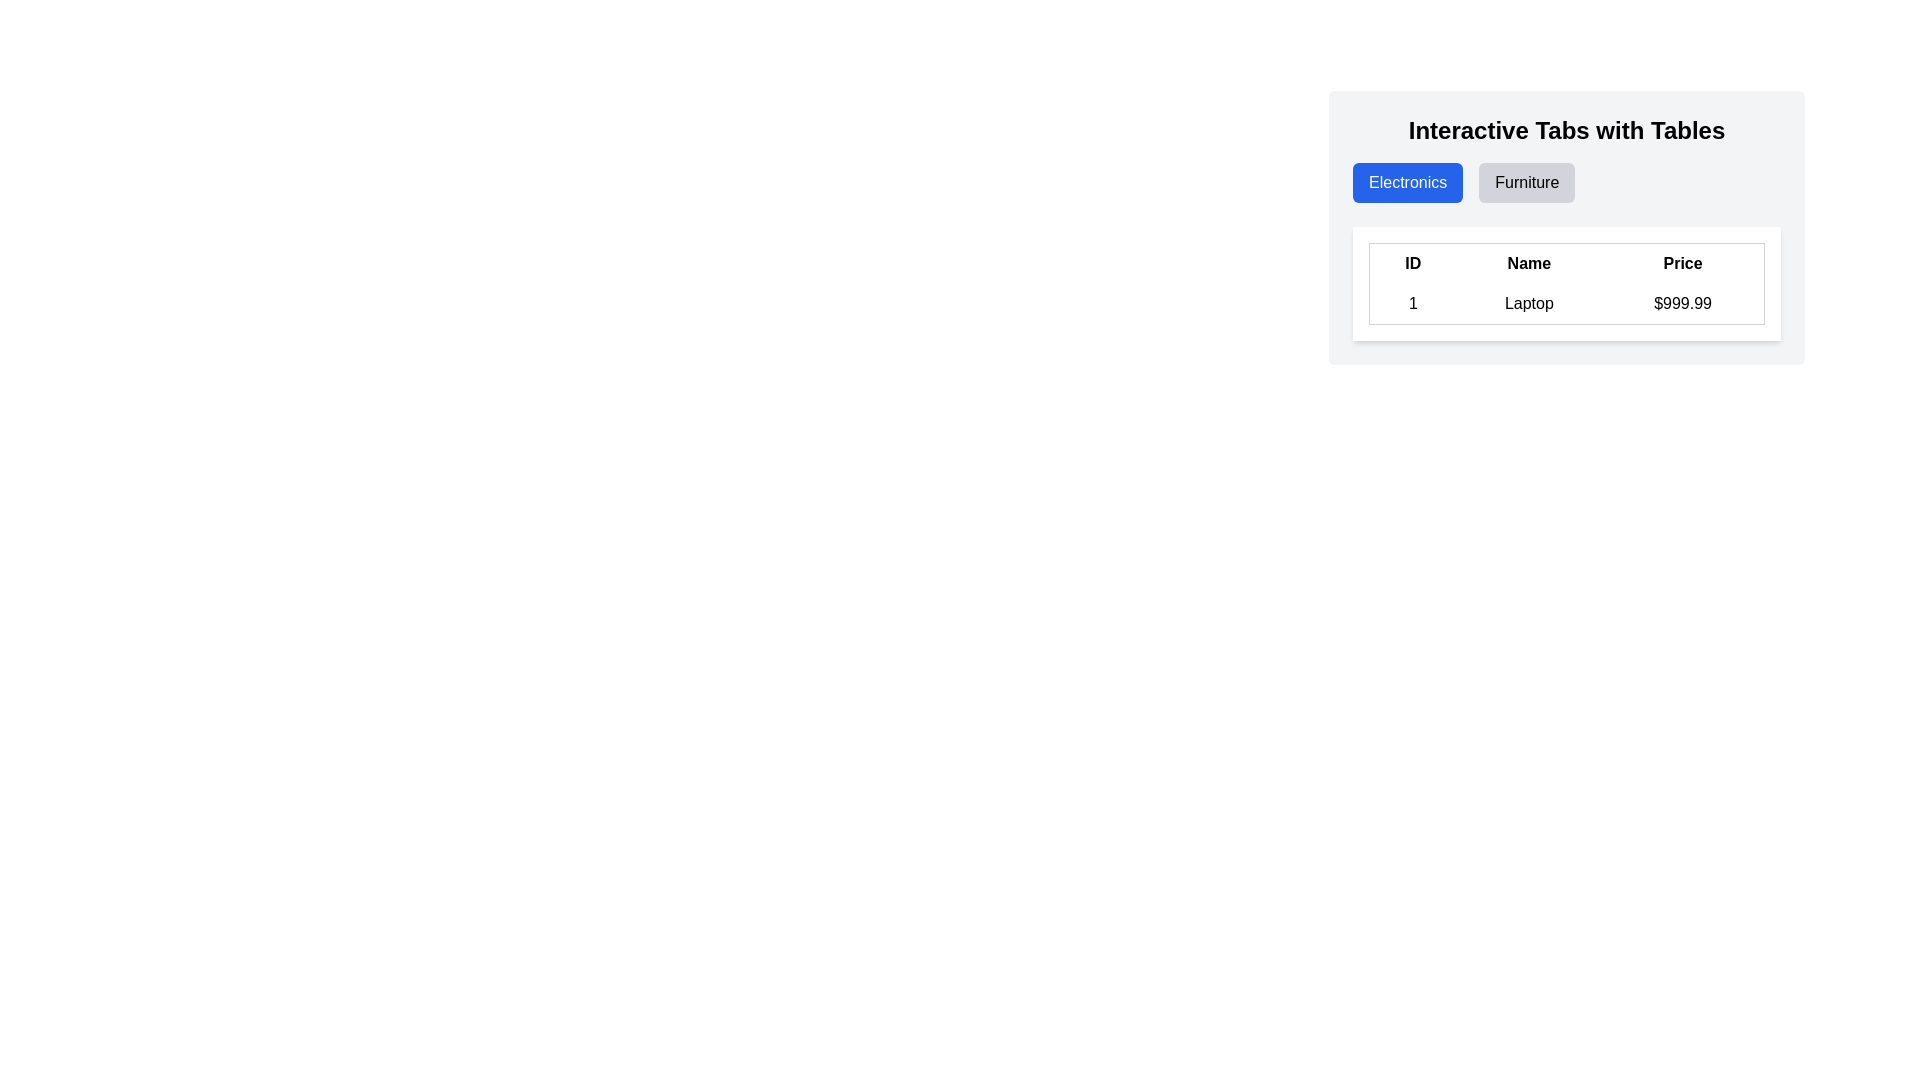 The width and height of the screenshot is (1920, 1080). Describe the element at coordinates (1412, 304) in the screenshot. I see `the Text Label that serves as the unique identifier for the item in the first column of the table, located under the 'ID' header` at that location.